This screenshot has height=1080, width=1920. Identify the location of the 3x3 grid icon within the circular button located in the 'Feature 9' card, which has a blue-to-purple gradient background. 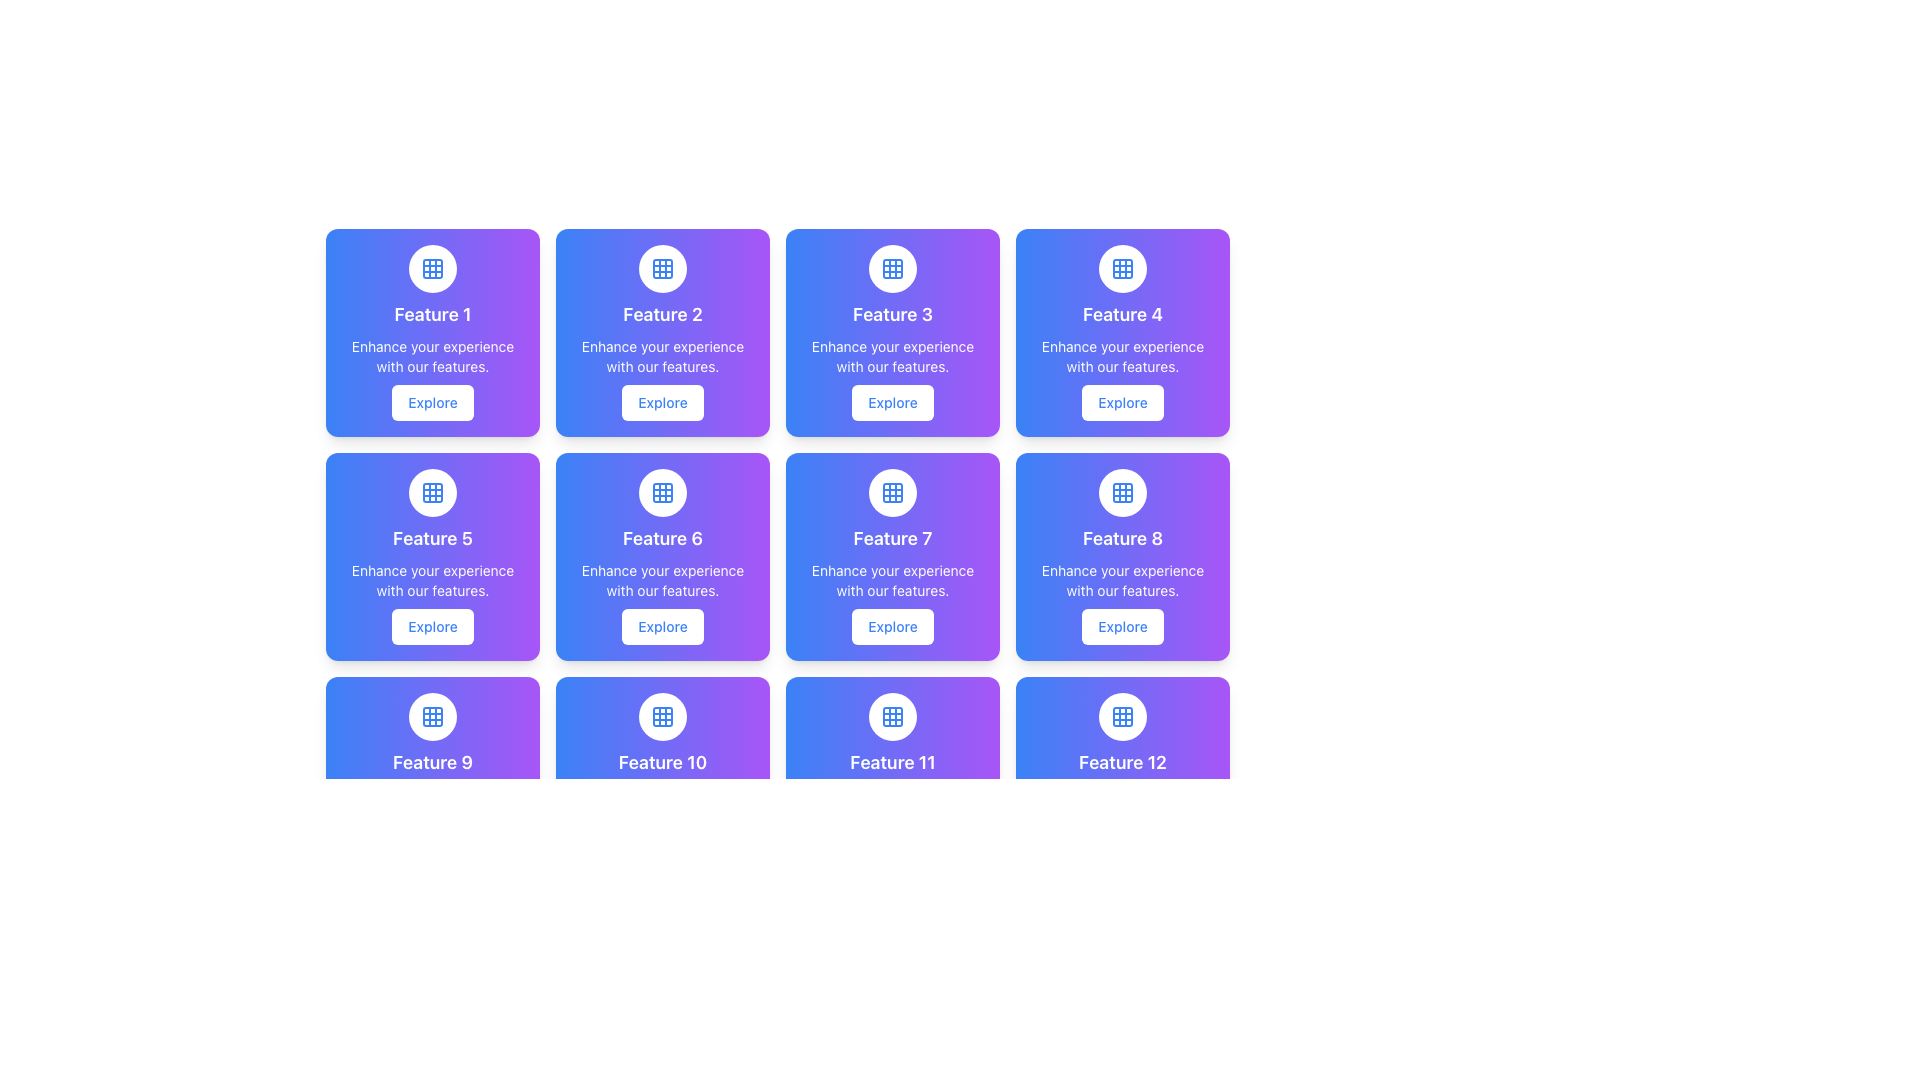
(431, 716).